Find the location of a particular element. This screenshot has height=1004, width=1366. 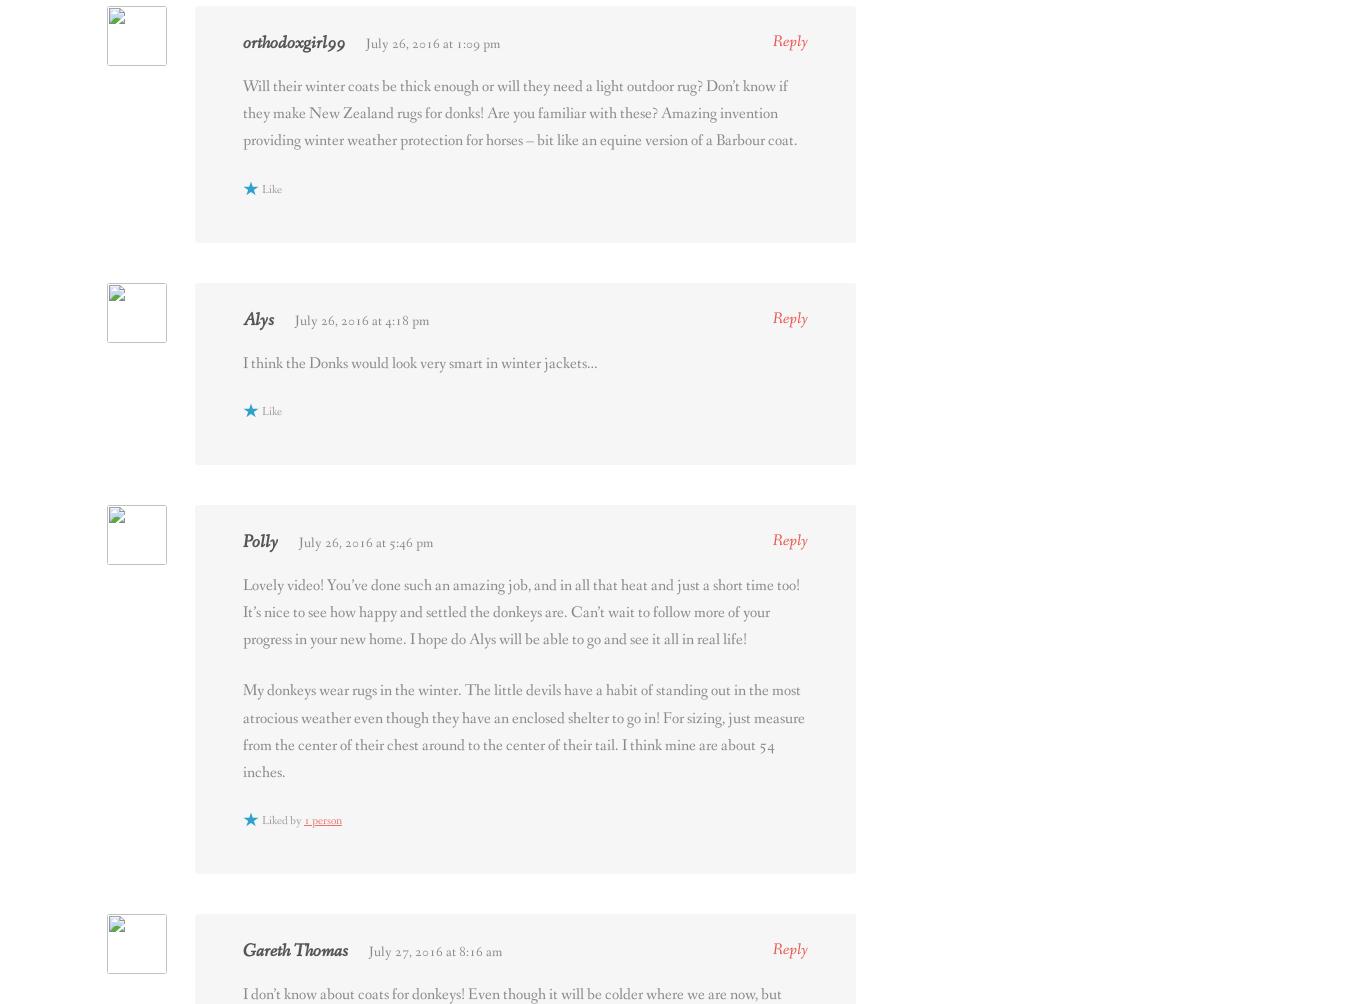

'Polly' is located at coordinates (260, 540).